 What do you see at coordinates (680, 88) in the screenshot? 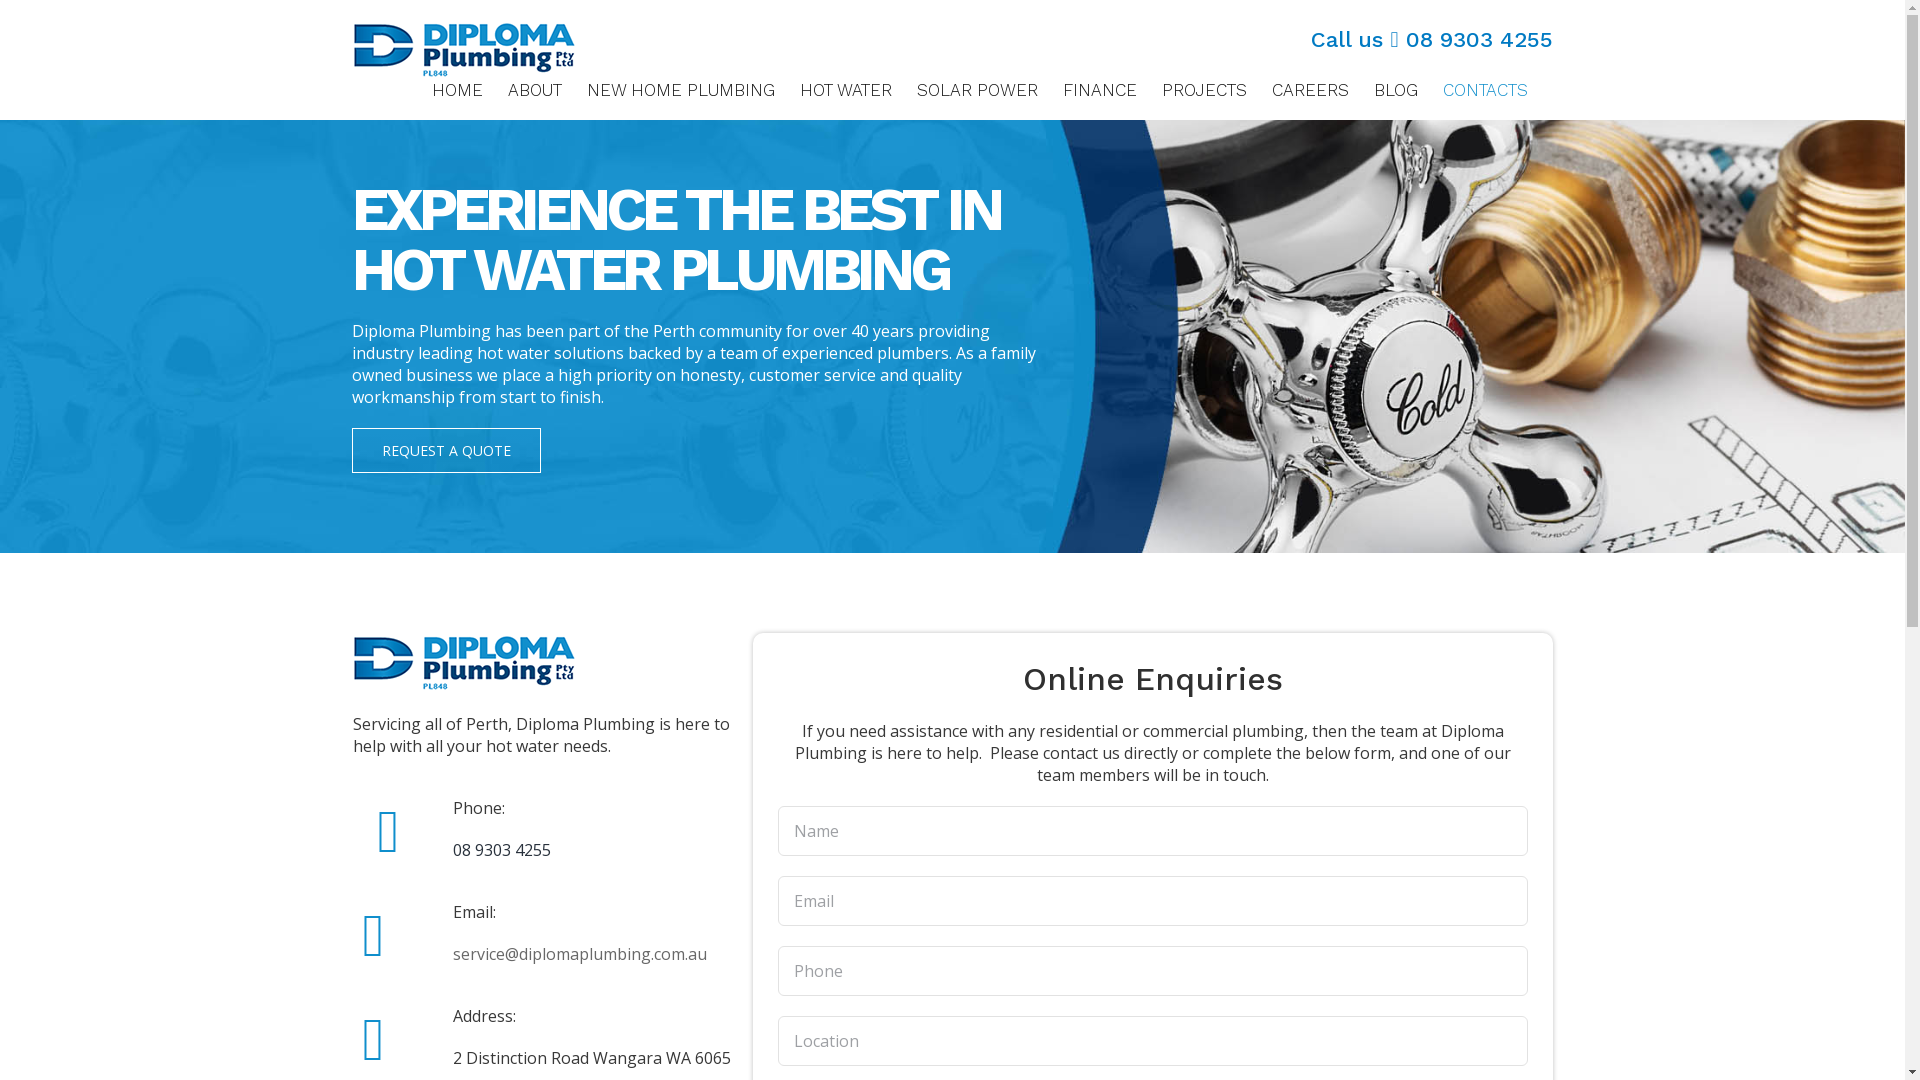
I see `'NEW HOME PLUMBING'` at bounding box center [680, 88].